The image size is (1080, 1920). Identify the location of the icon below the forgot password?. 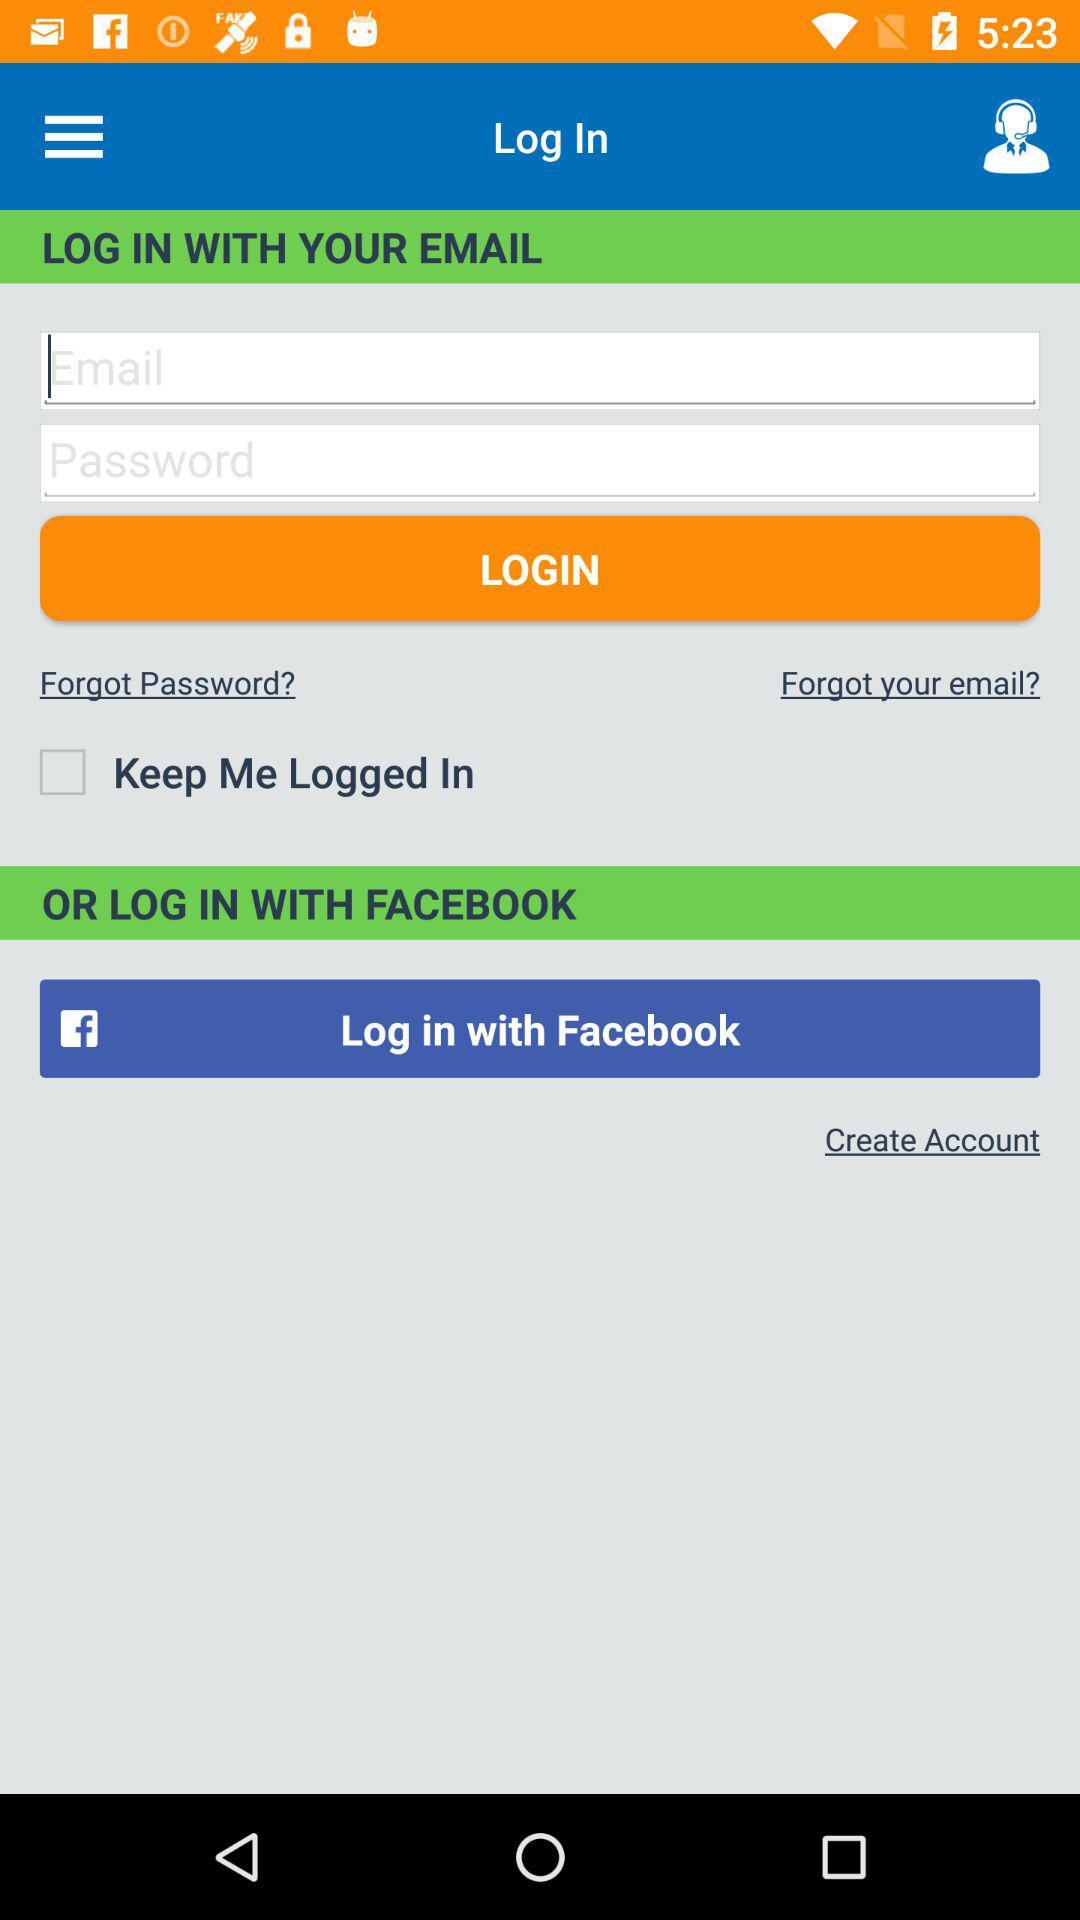
(256, 770).